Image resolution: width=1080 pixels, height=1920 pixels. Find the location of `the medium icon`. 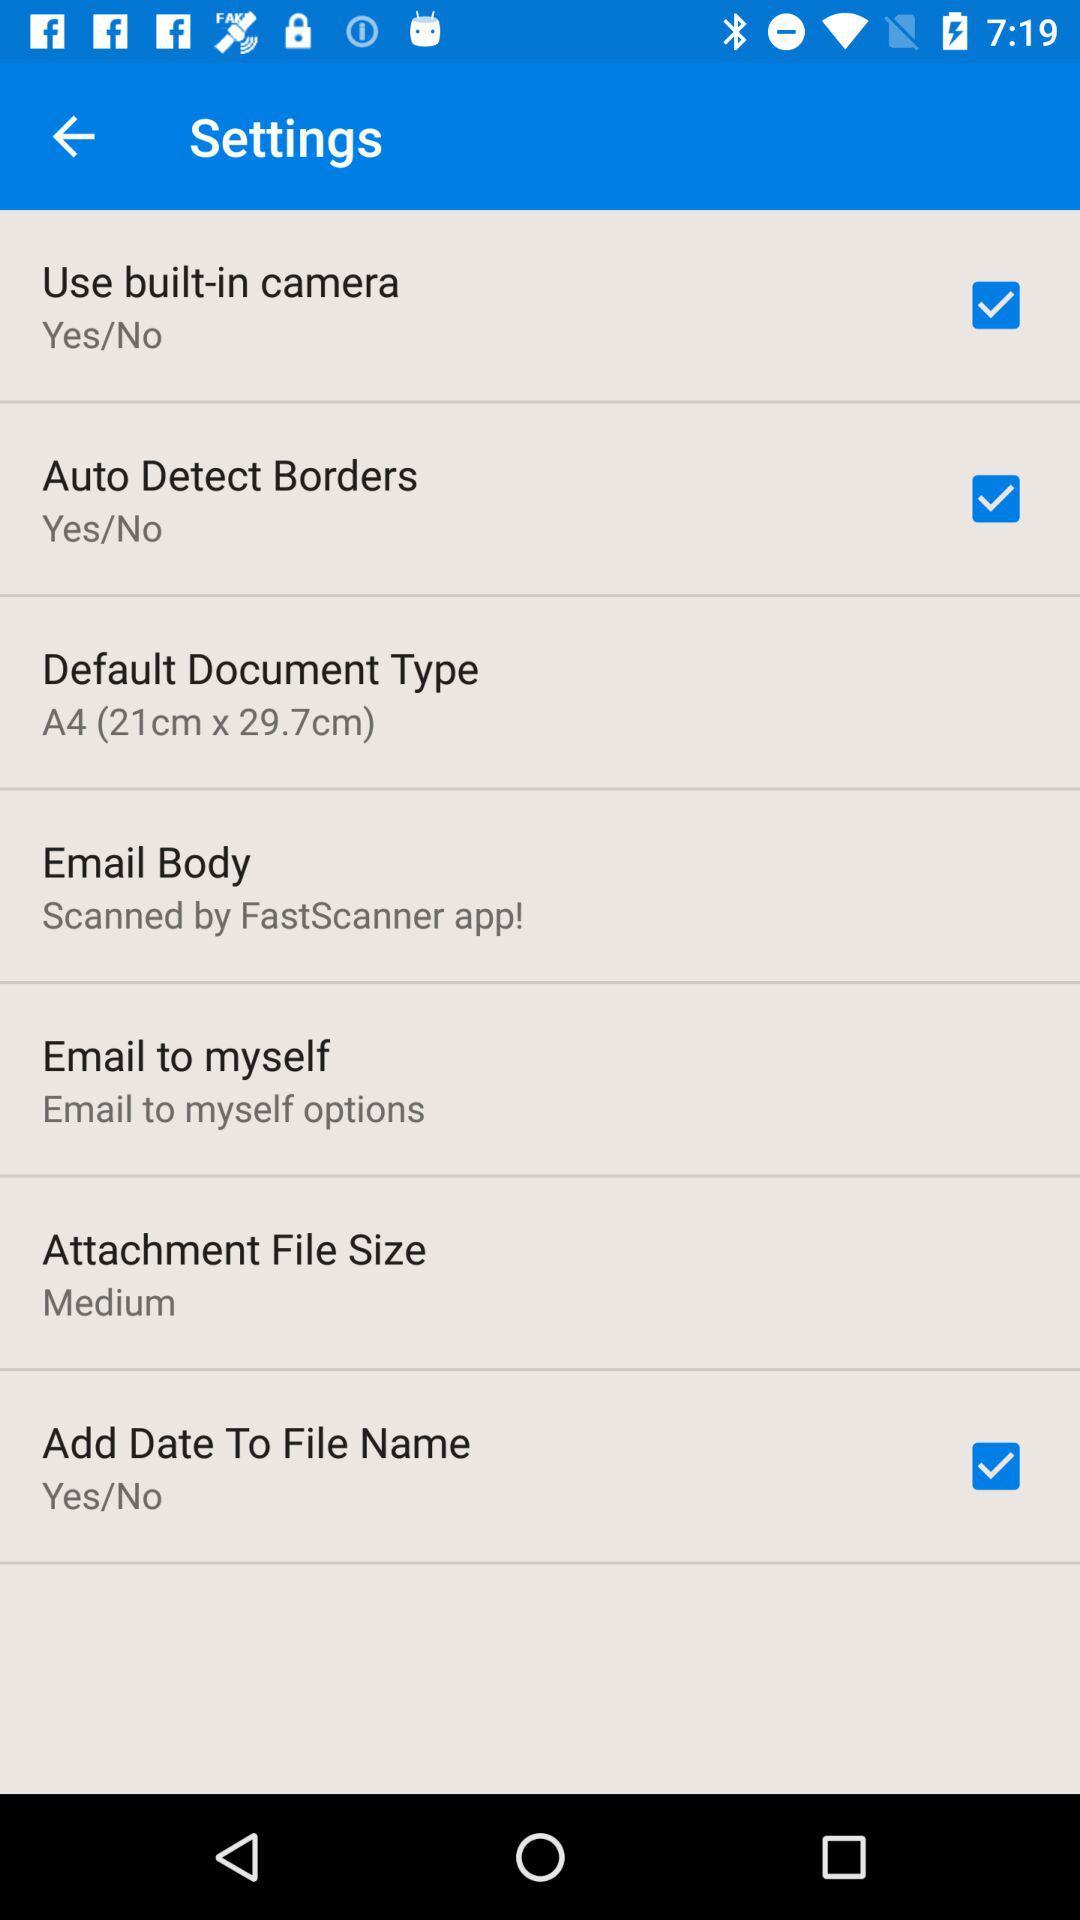

the medium icon is located at coordinates (109, 1301).